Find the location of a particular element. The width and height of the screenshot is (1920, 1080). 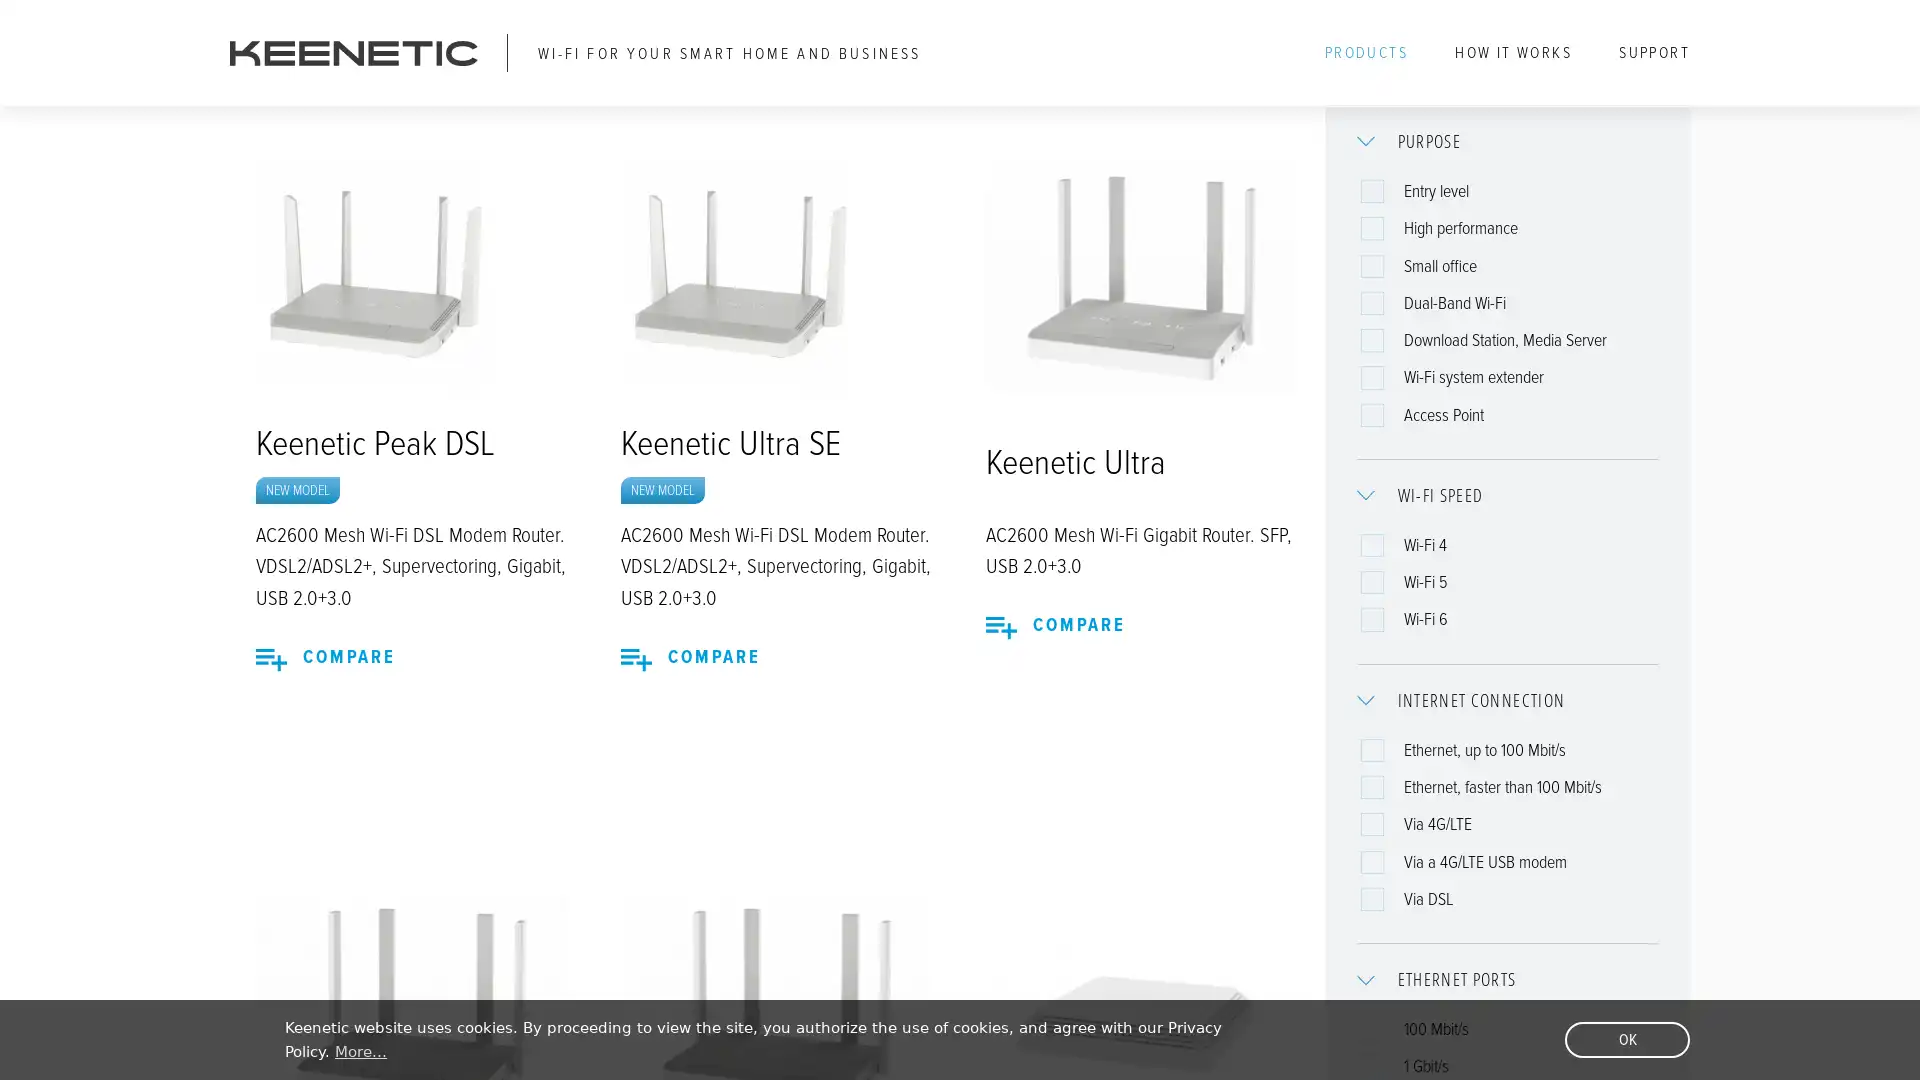

learn more about cookies is located at coordinates (360, 1051).